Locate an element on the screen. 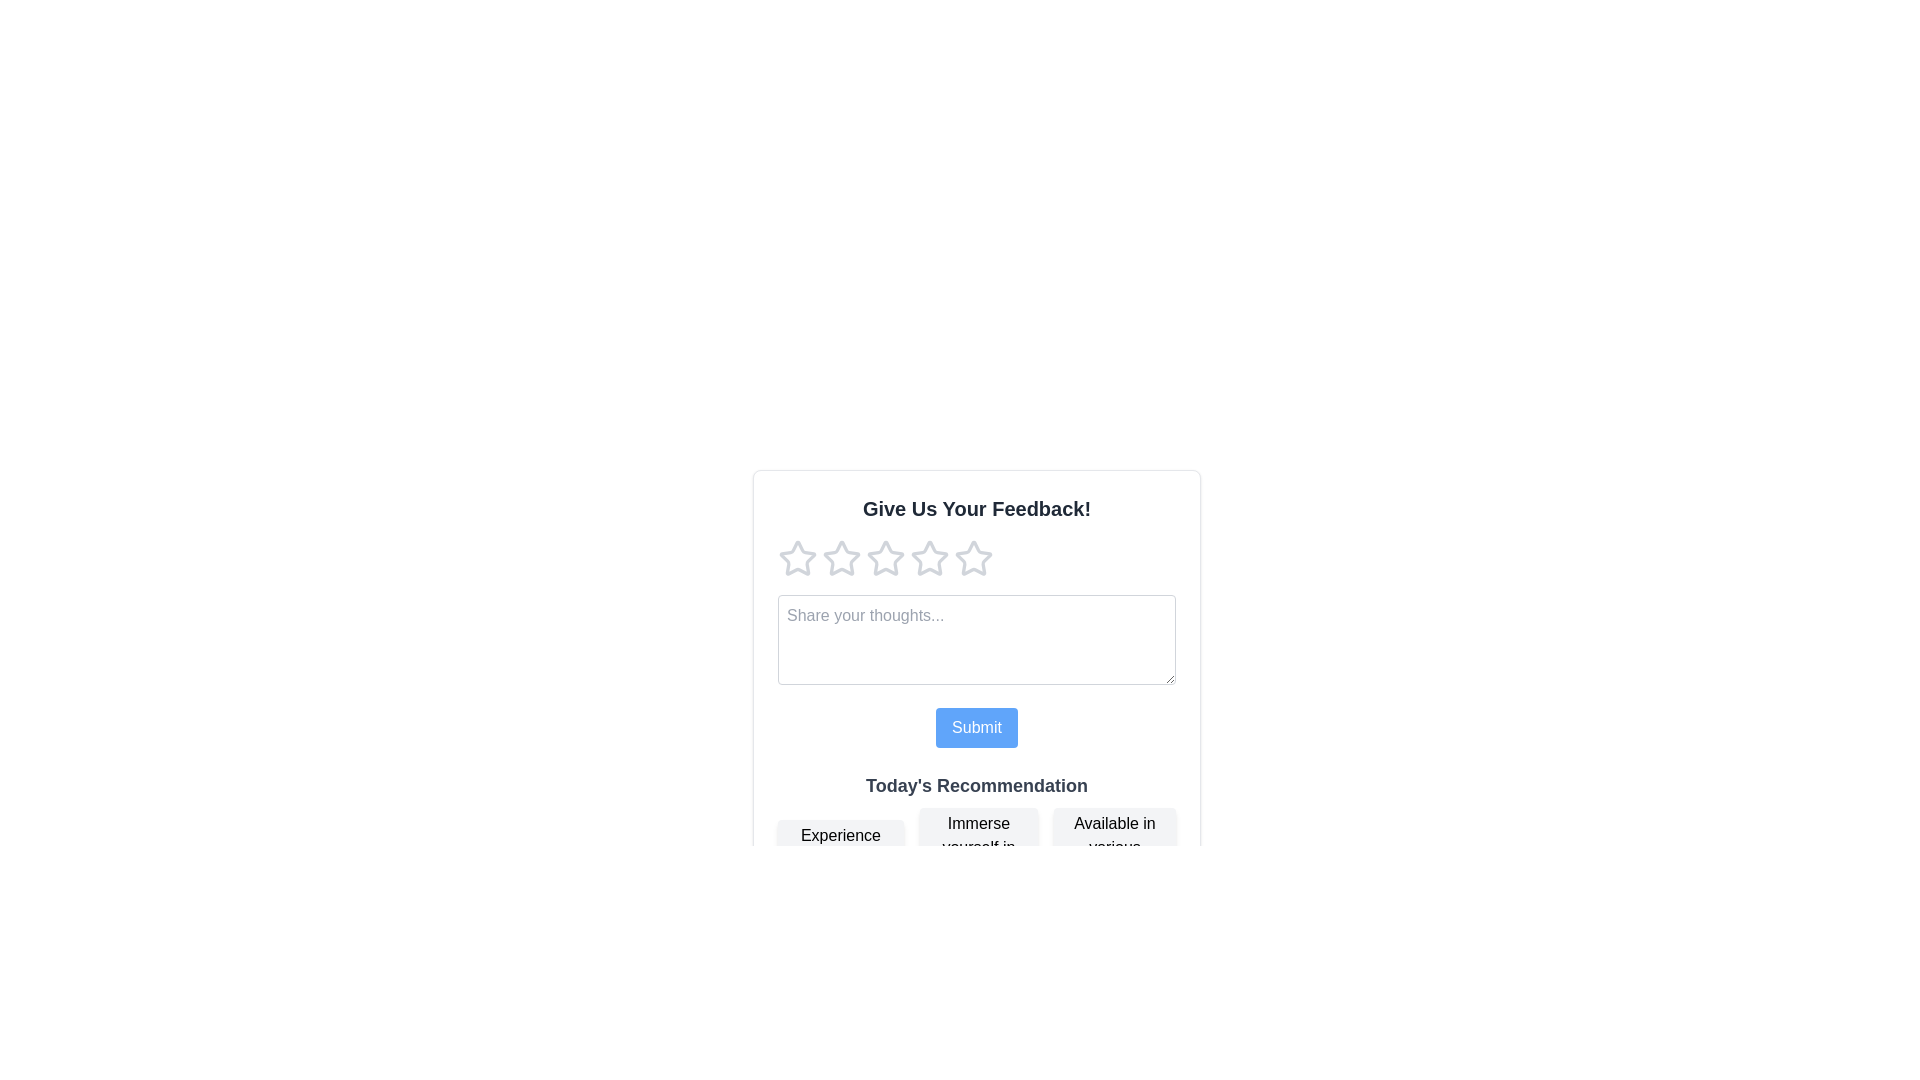  the third star icon in the horizontal row of five is located at coordinates (929, 558).